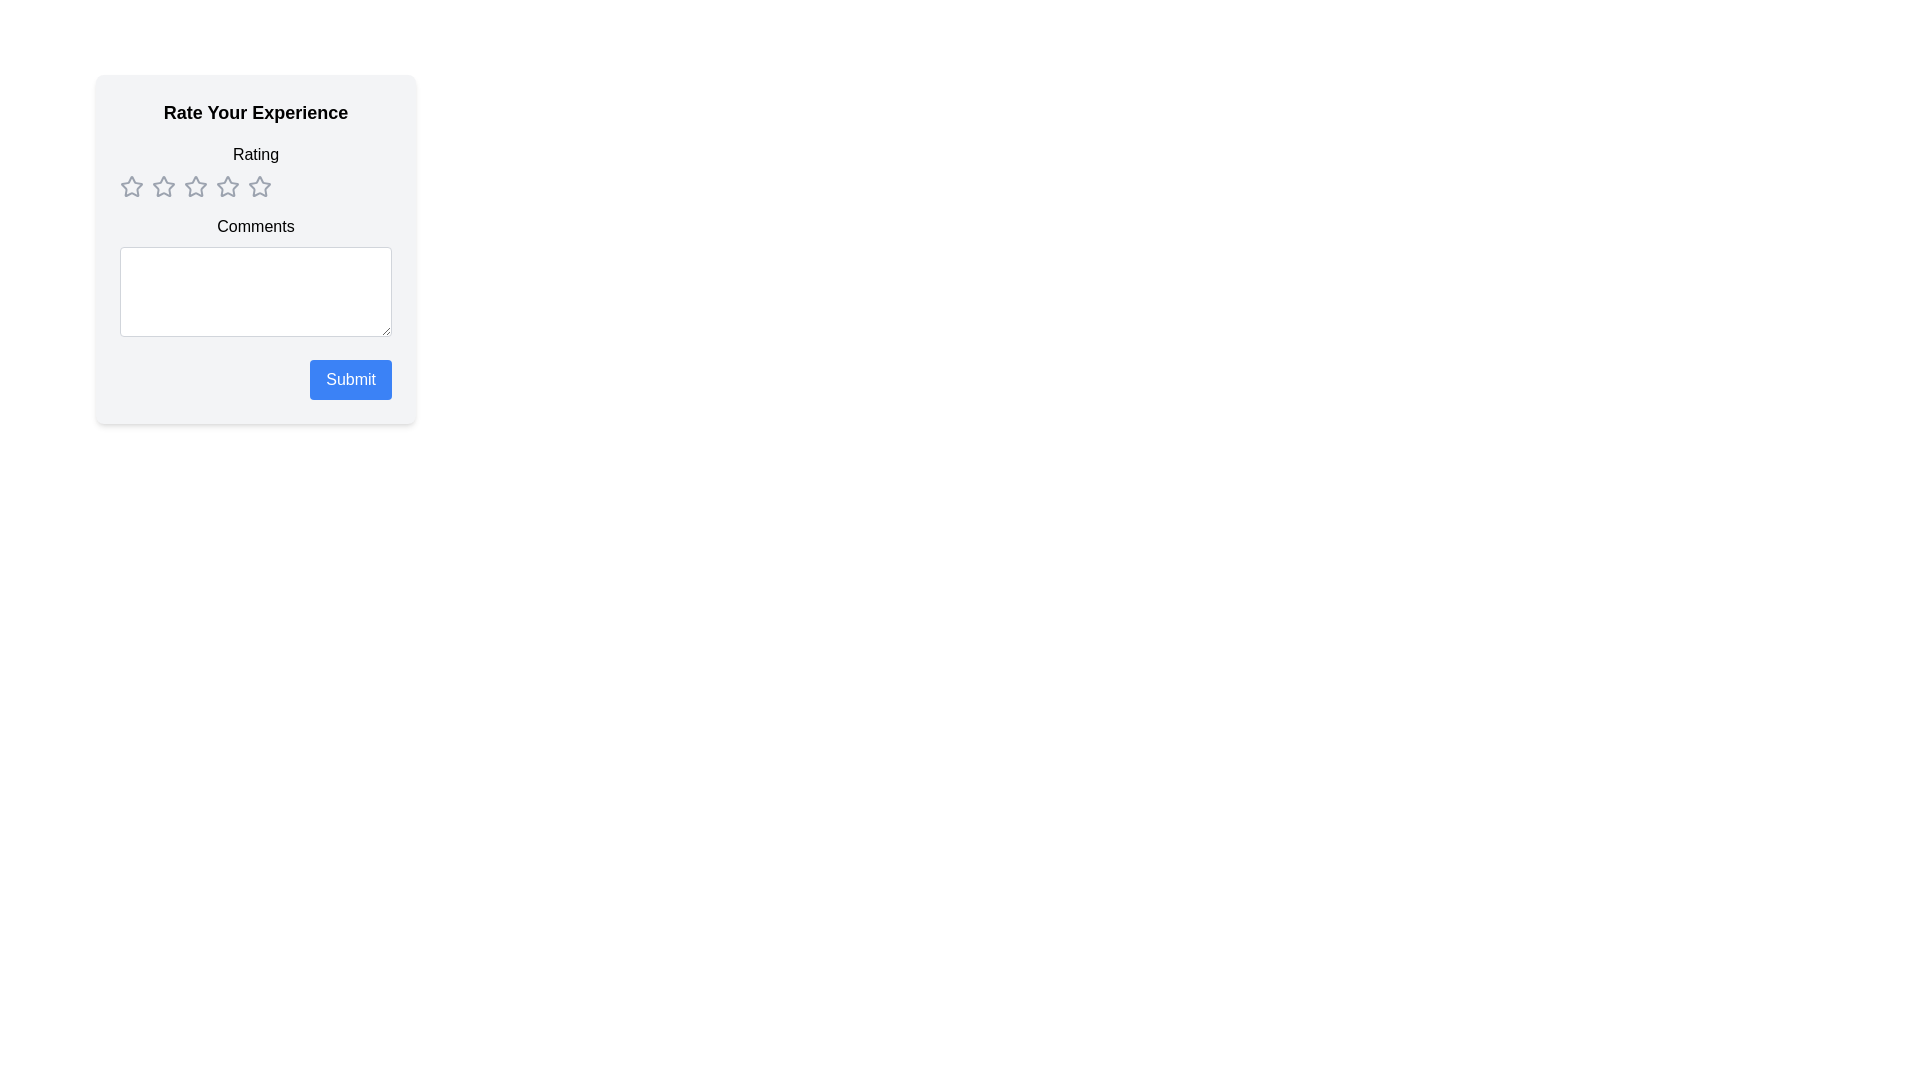  Describe the element at coordinates (131, 186) in the screenshot. I see `the first star-shaped icon with a gray outline in the rating section of the feedback form` at that location.